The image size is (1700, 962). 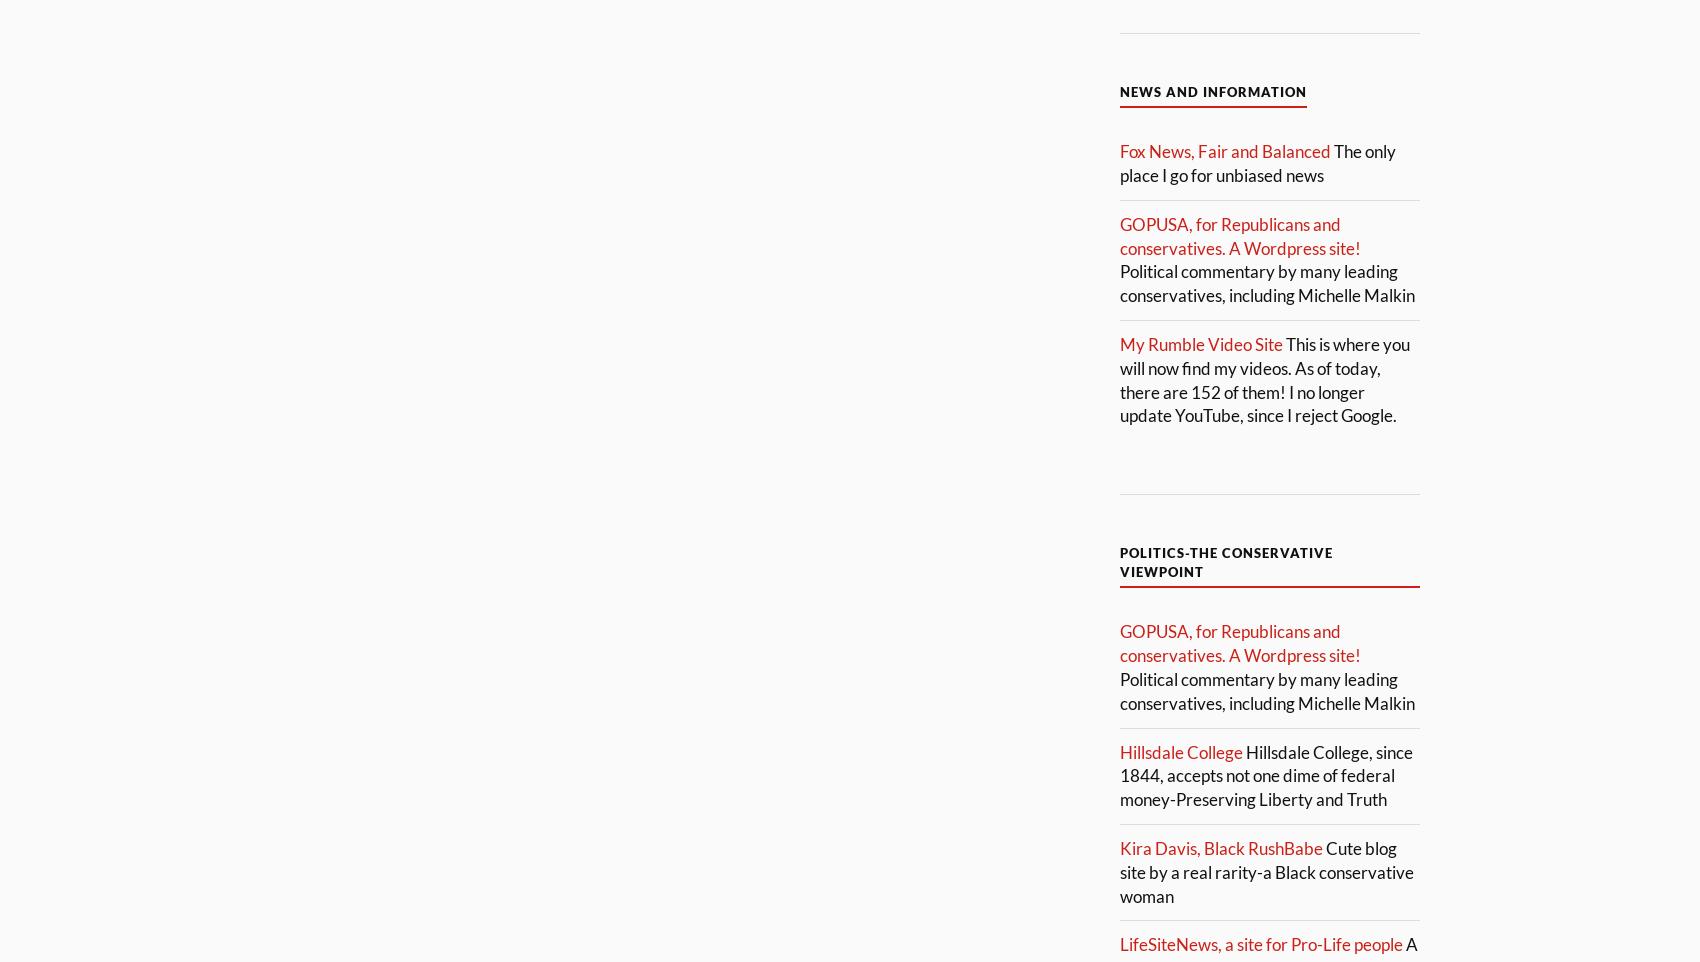 I want to click on 'My Rumble Video Site', so click(x=1119, y=343).